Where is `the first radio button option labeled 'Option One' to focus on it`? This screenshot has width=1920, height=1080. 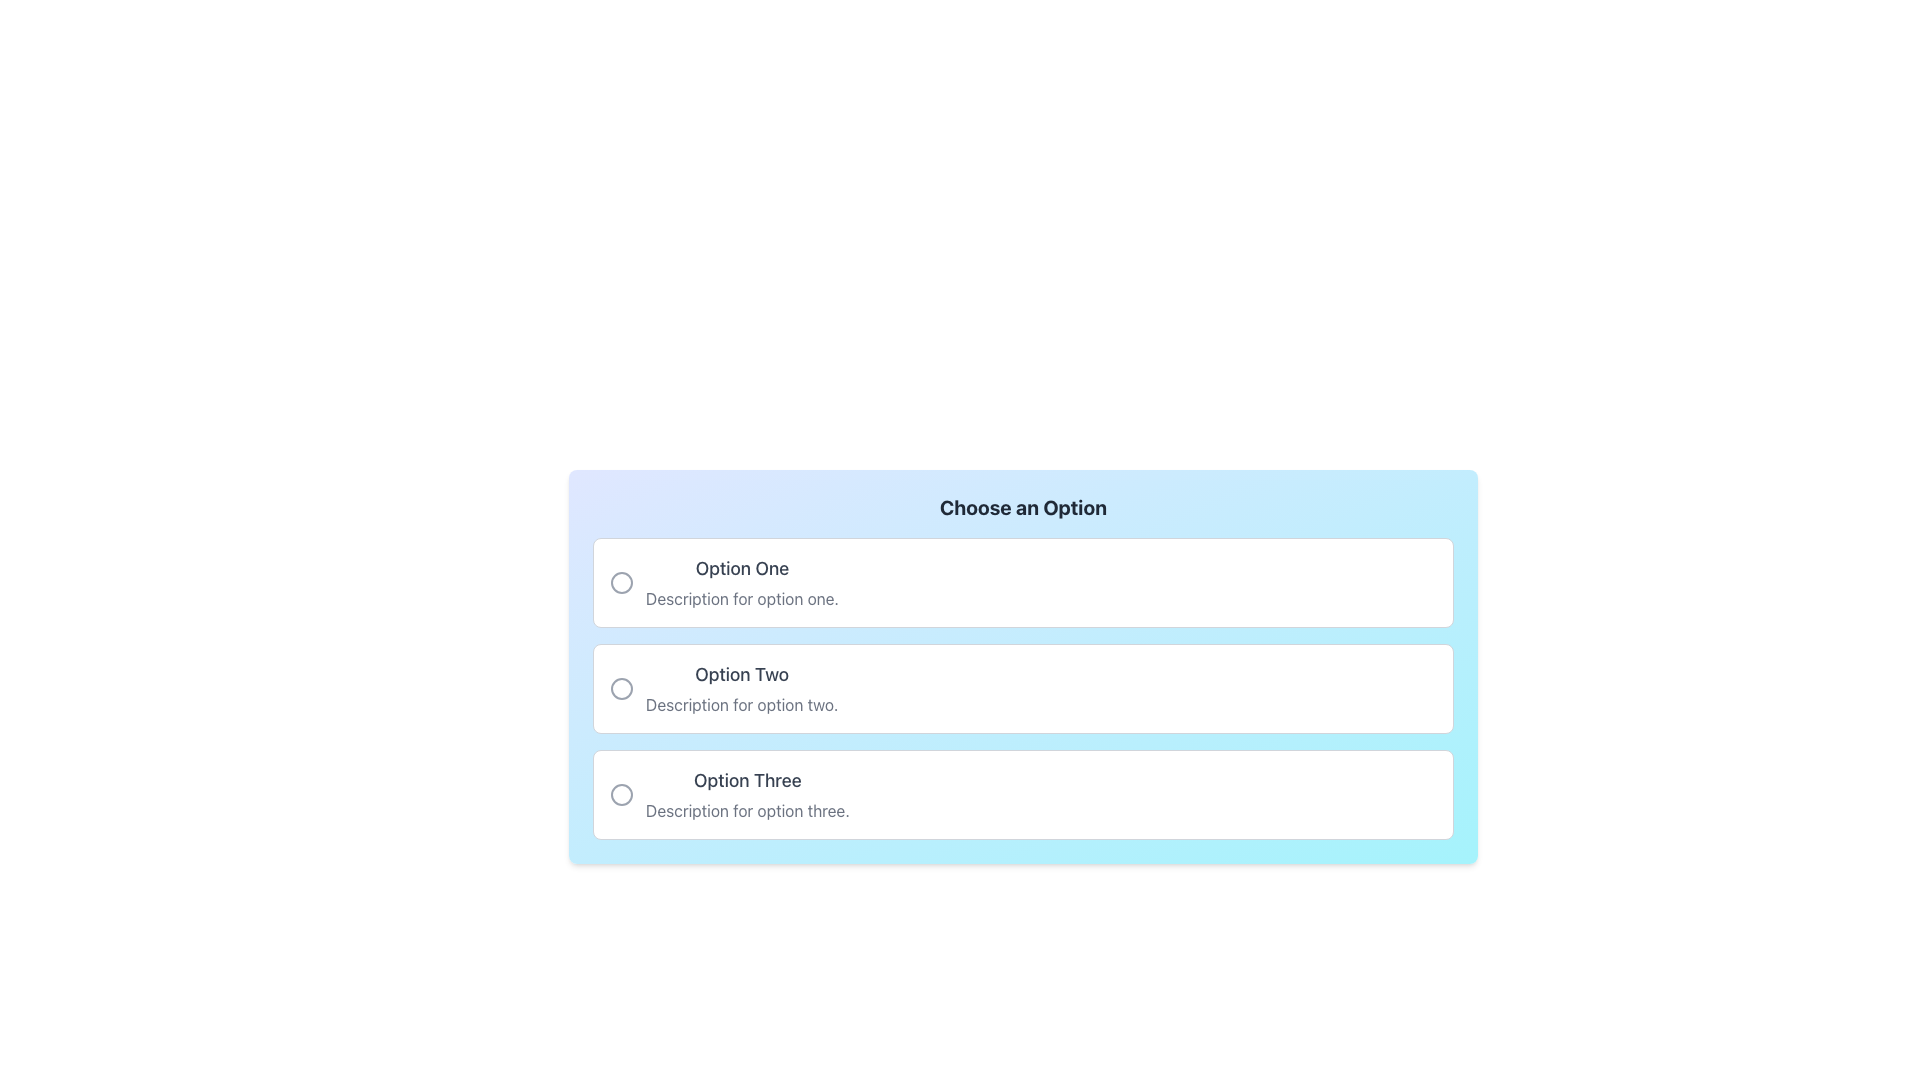
the first radio button option labeled 'Option One' to focus on it is located at coordinates (1023, 582).